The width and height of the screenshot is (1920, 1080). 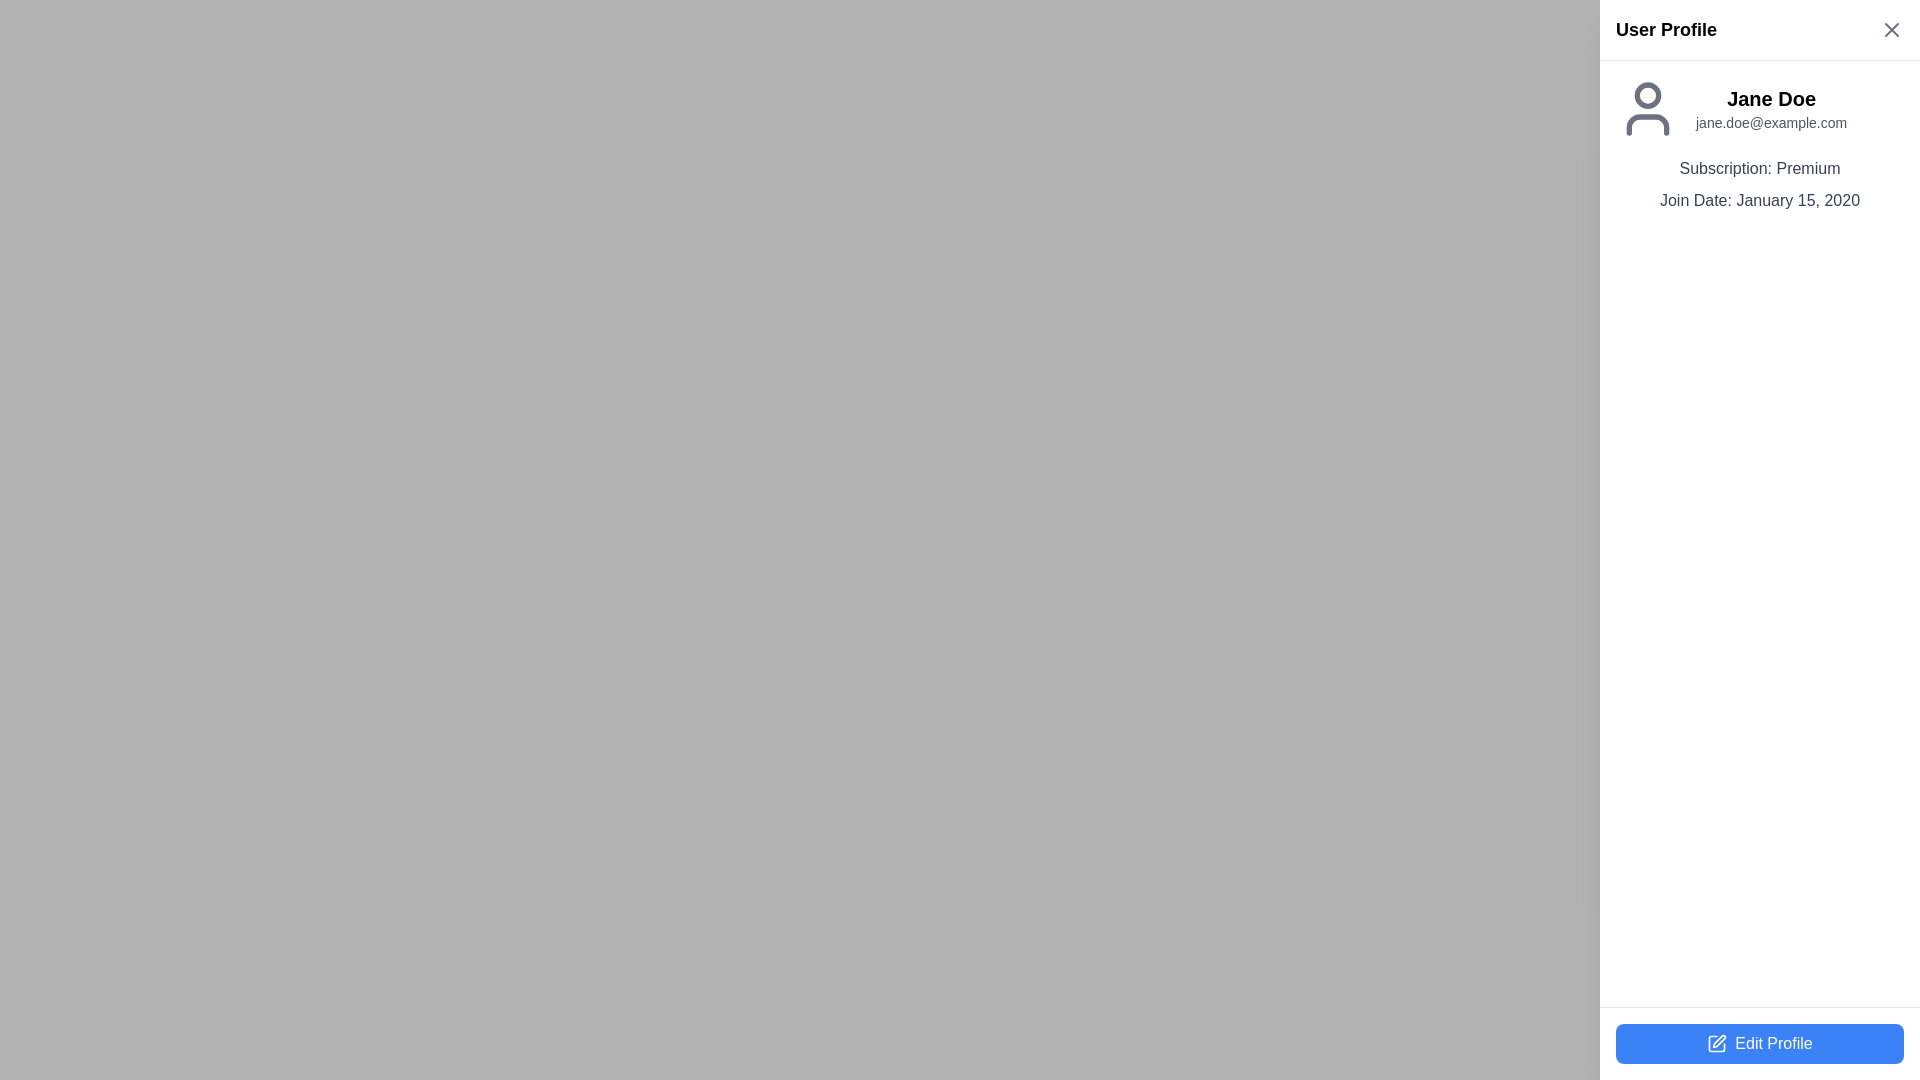 I want to click on the SVG Circle element, which is a circular shape with a thin stroke and no fill, located inside the user profile panel above the username 'Jane Doe', so click(x=1647, y=95).